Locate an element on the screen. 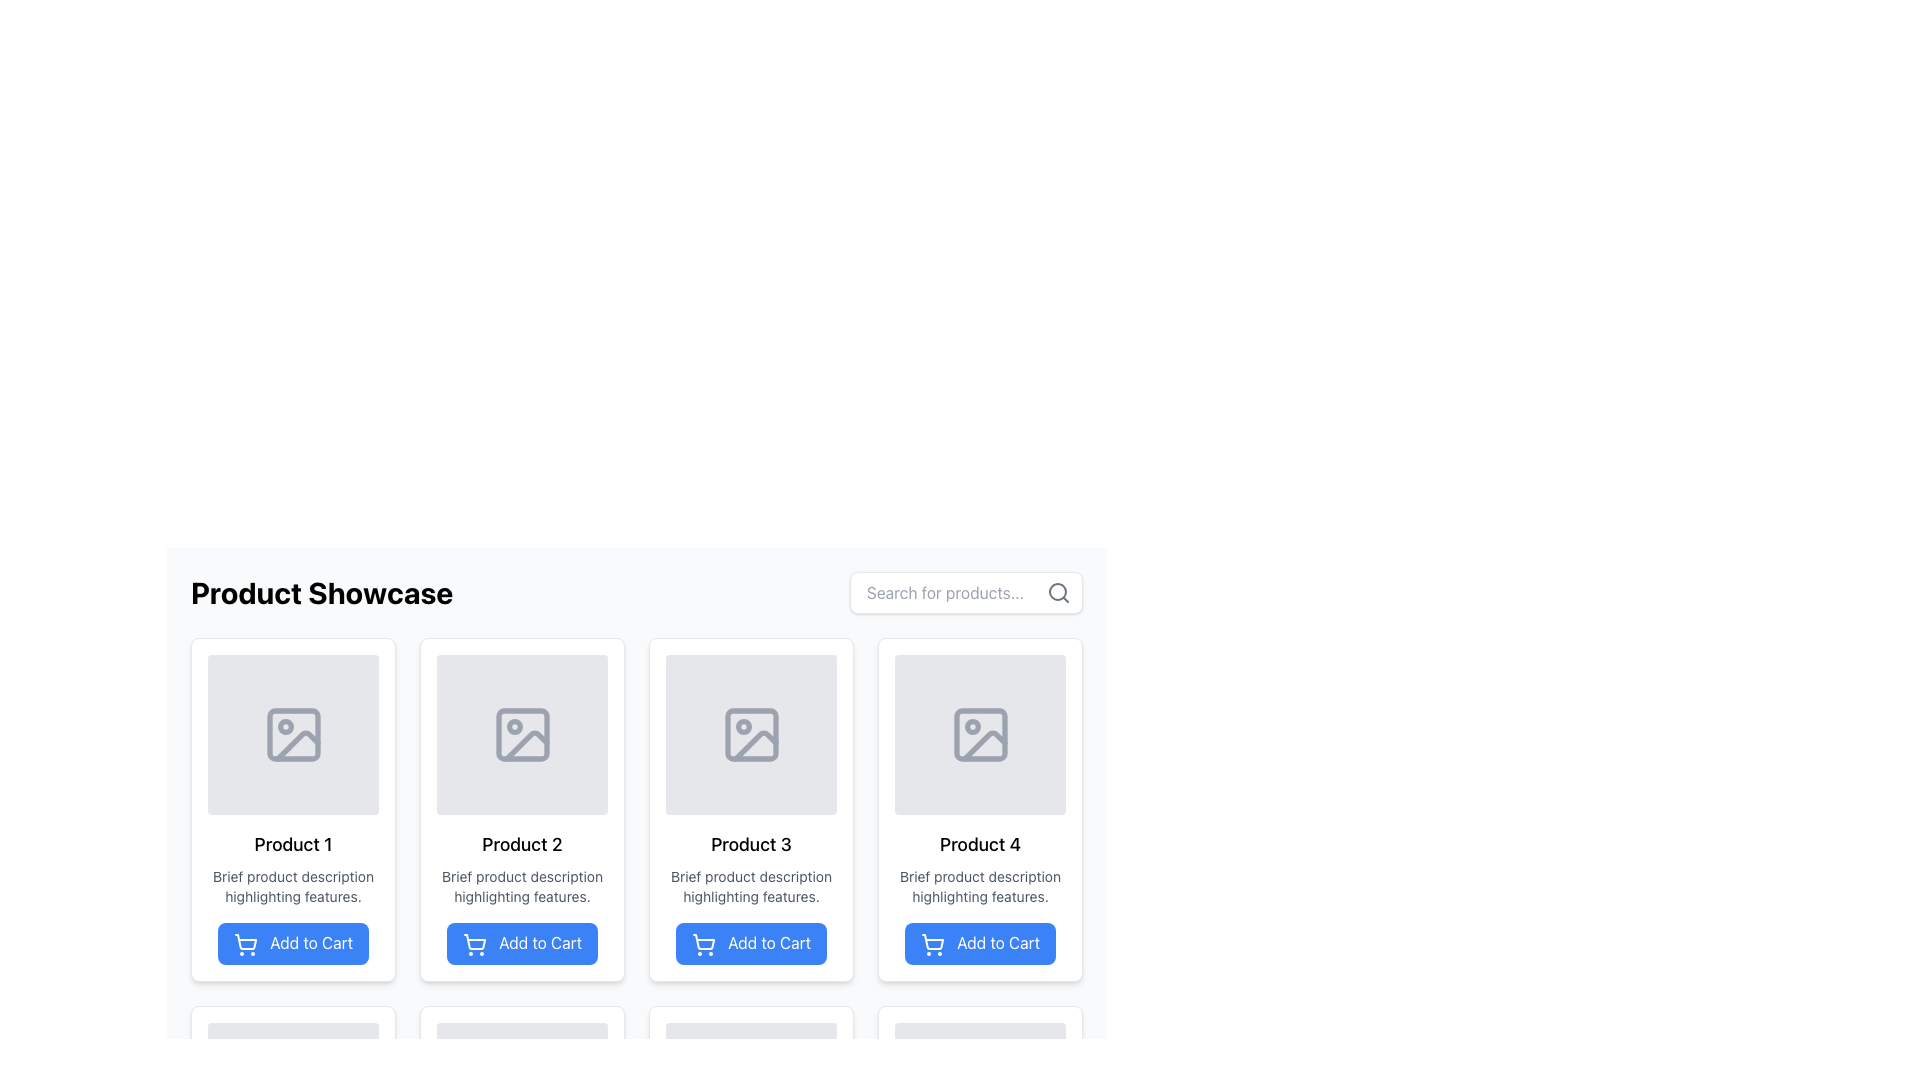 This screenshot has width=1920, height=1080. the text element displaying 'Brief product description highlighting features.' which is located in the fourth product card beneath the 'Product 4' title is located at coordinates (980, 886).